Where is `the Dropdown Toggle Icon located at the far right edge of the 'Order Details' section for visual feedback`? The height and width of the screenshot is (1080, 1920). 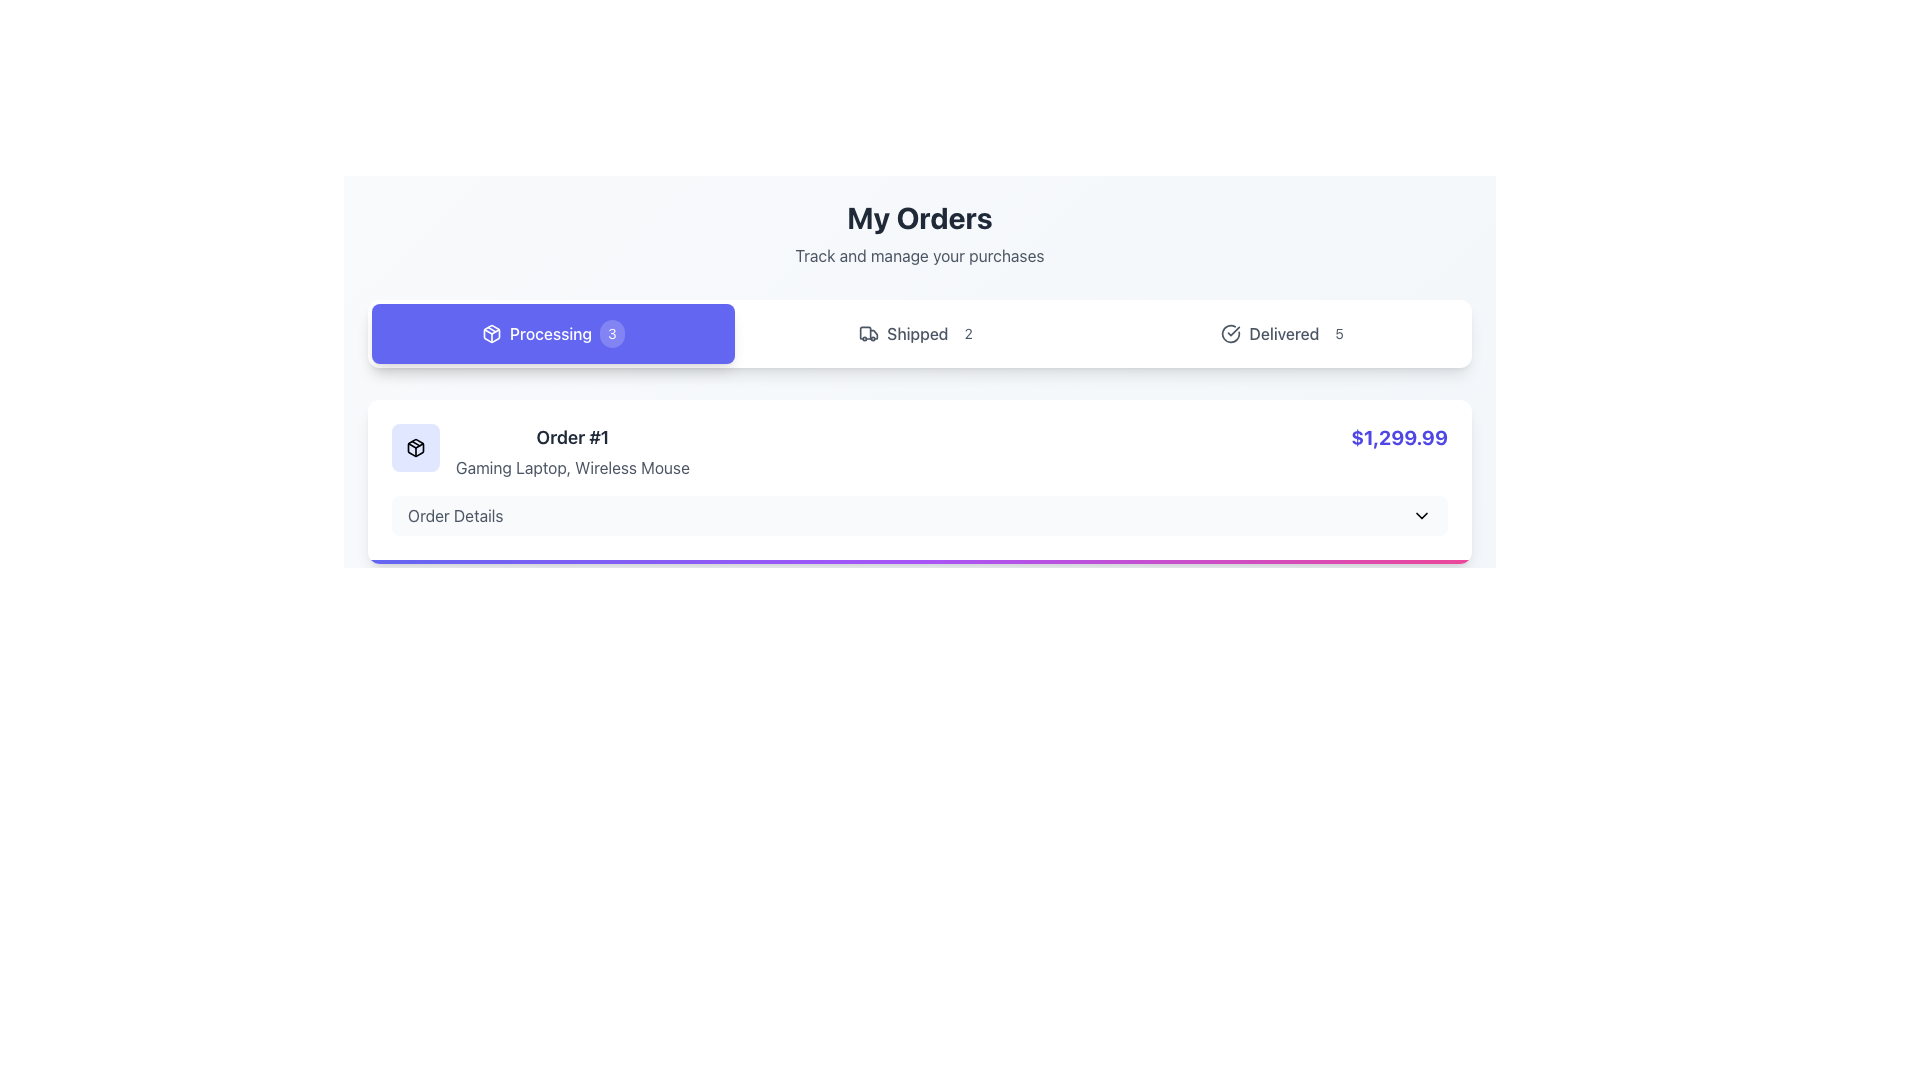 the Dropdown Toggle Icon located at the far right edge of the 'Order Details' section for visual feedback is located at coordinates (1420, 515).